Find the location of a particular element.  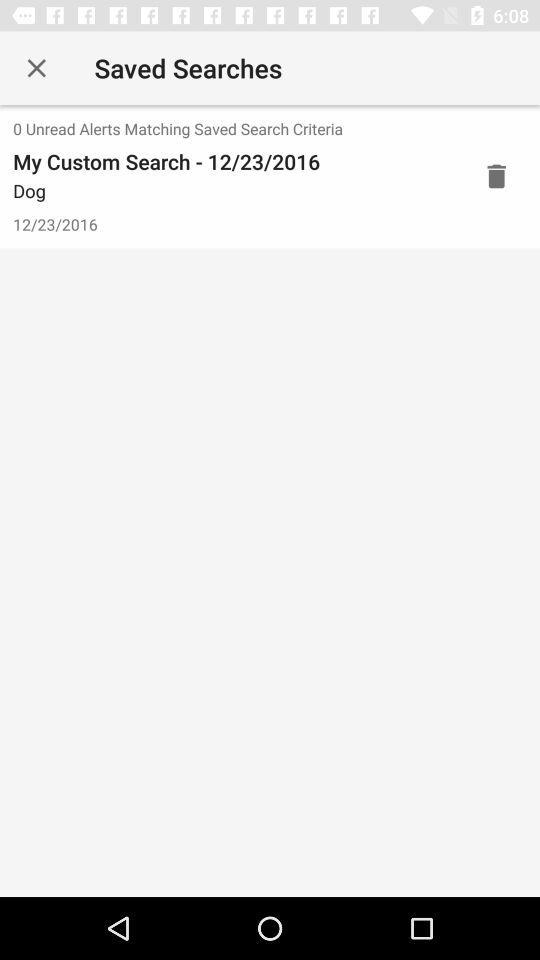

delete this entry is located at coordinates (495, 175).